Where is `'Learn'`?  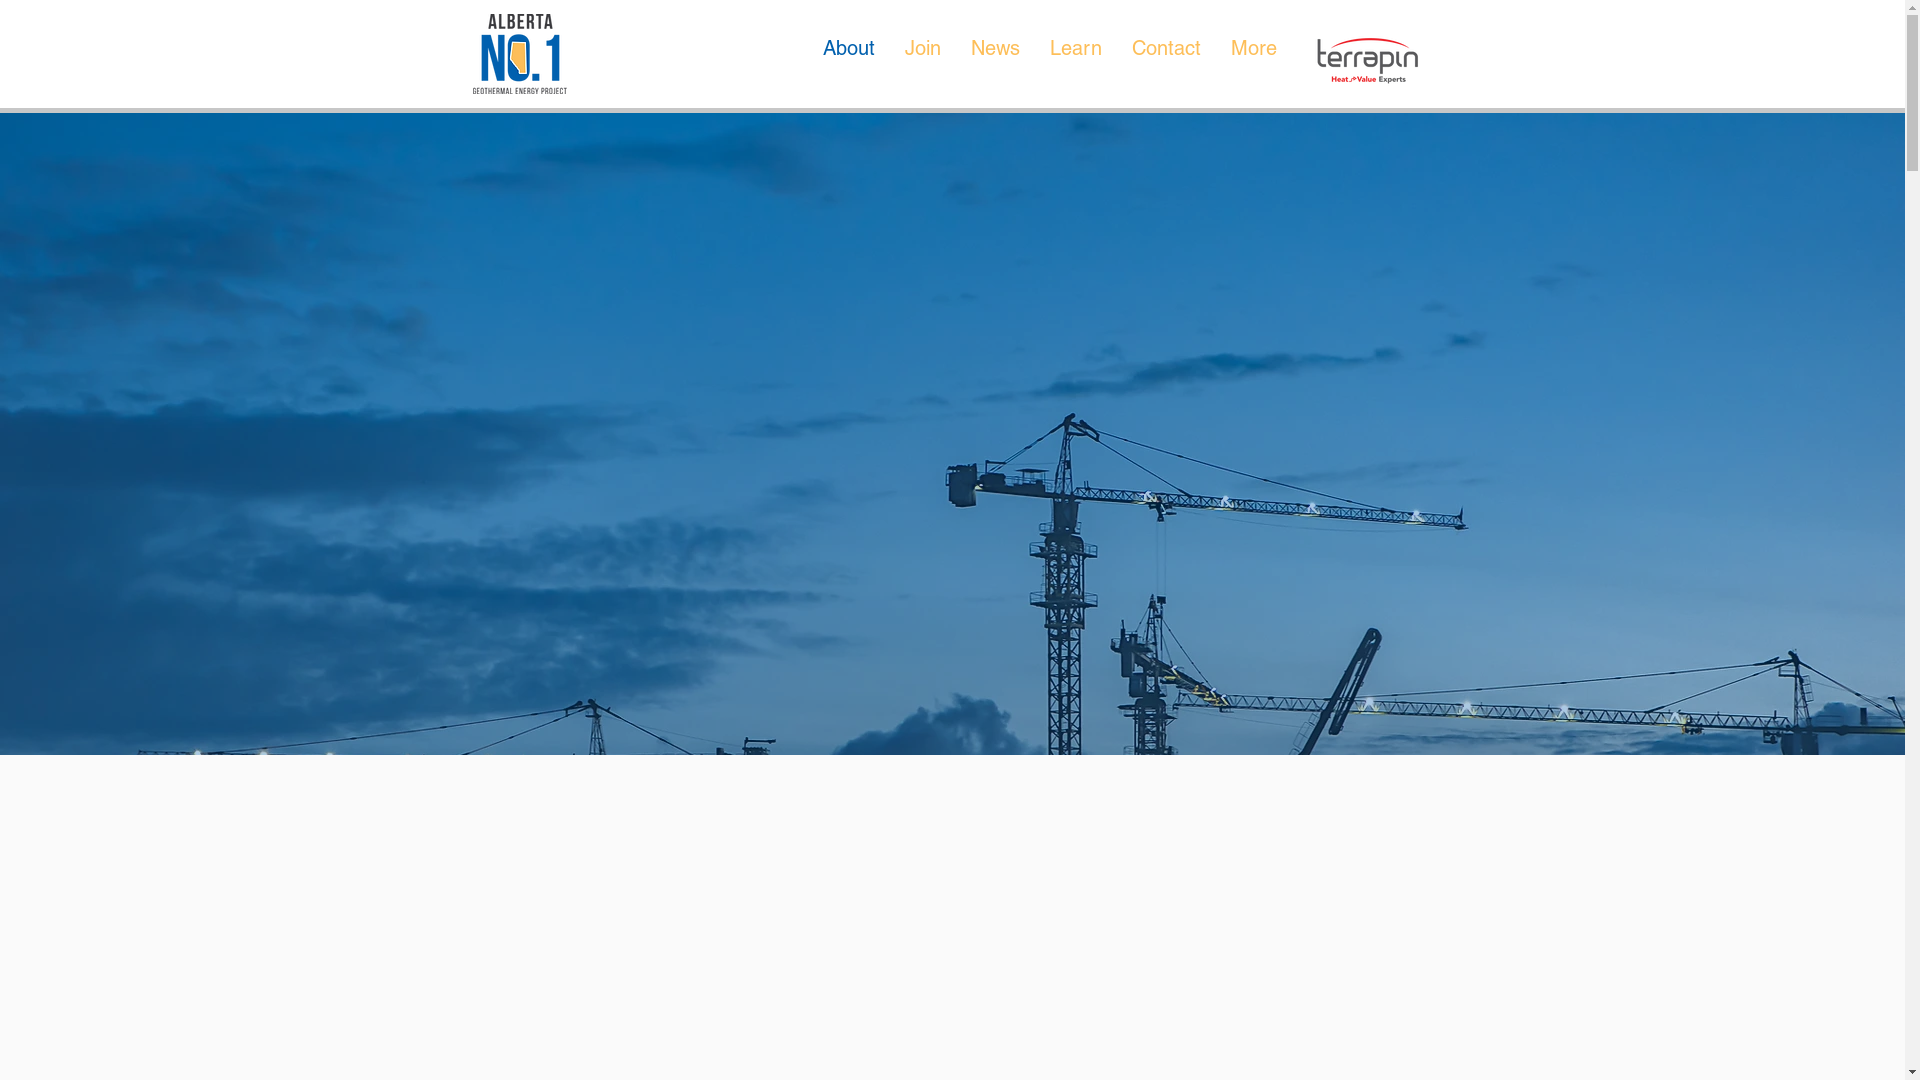 'Learn' is located at coordinates (1074, 57).